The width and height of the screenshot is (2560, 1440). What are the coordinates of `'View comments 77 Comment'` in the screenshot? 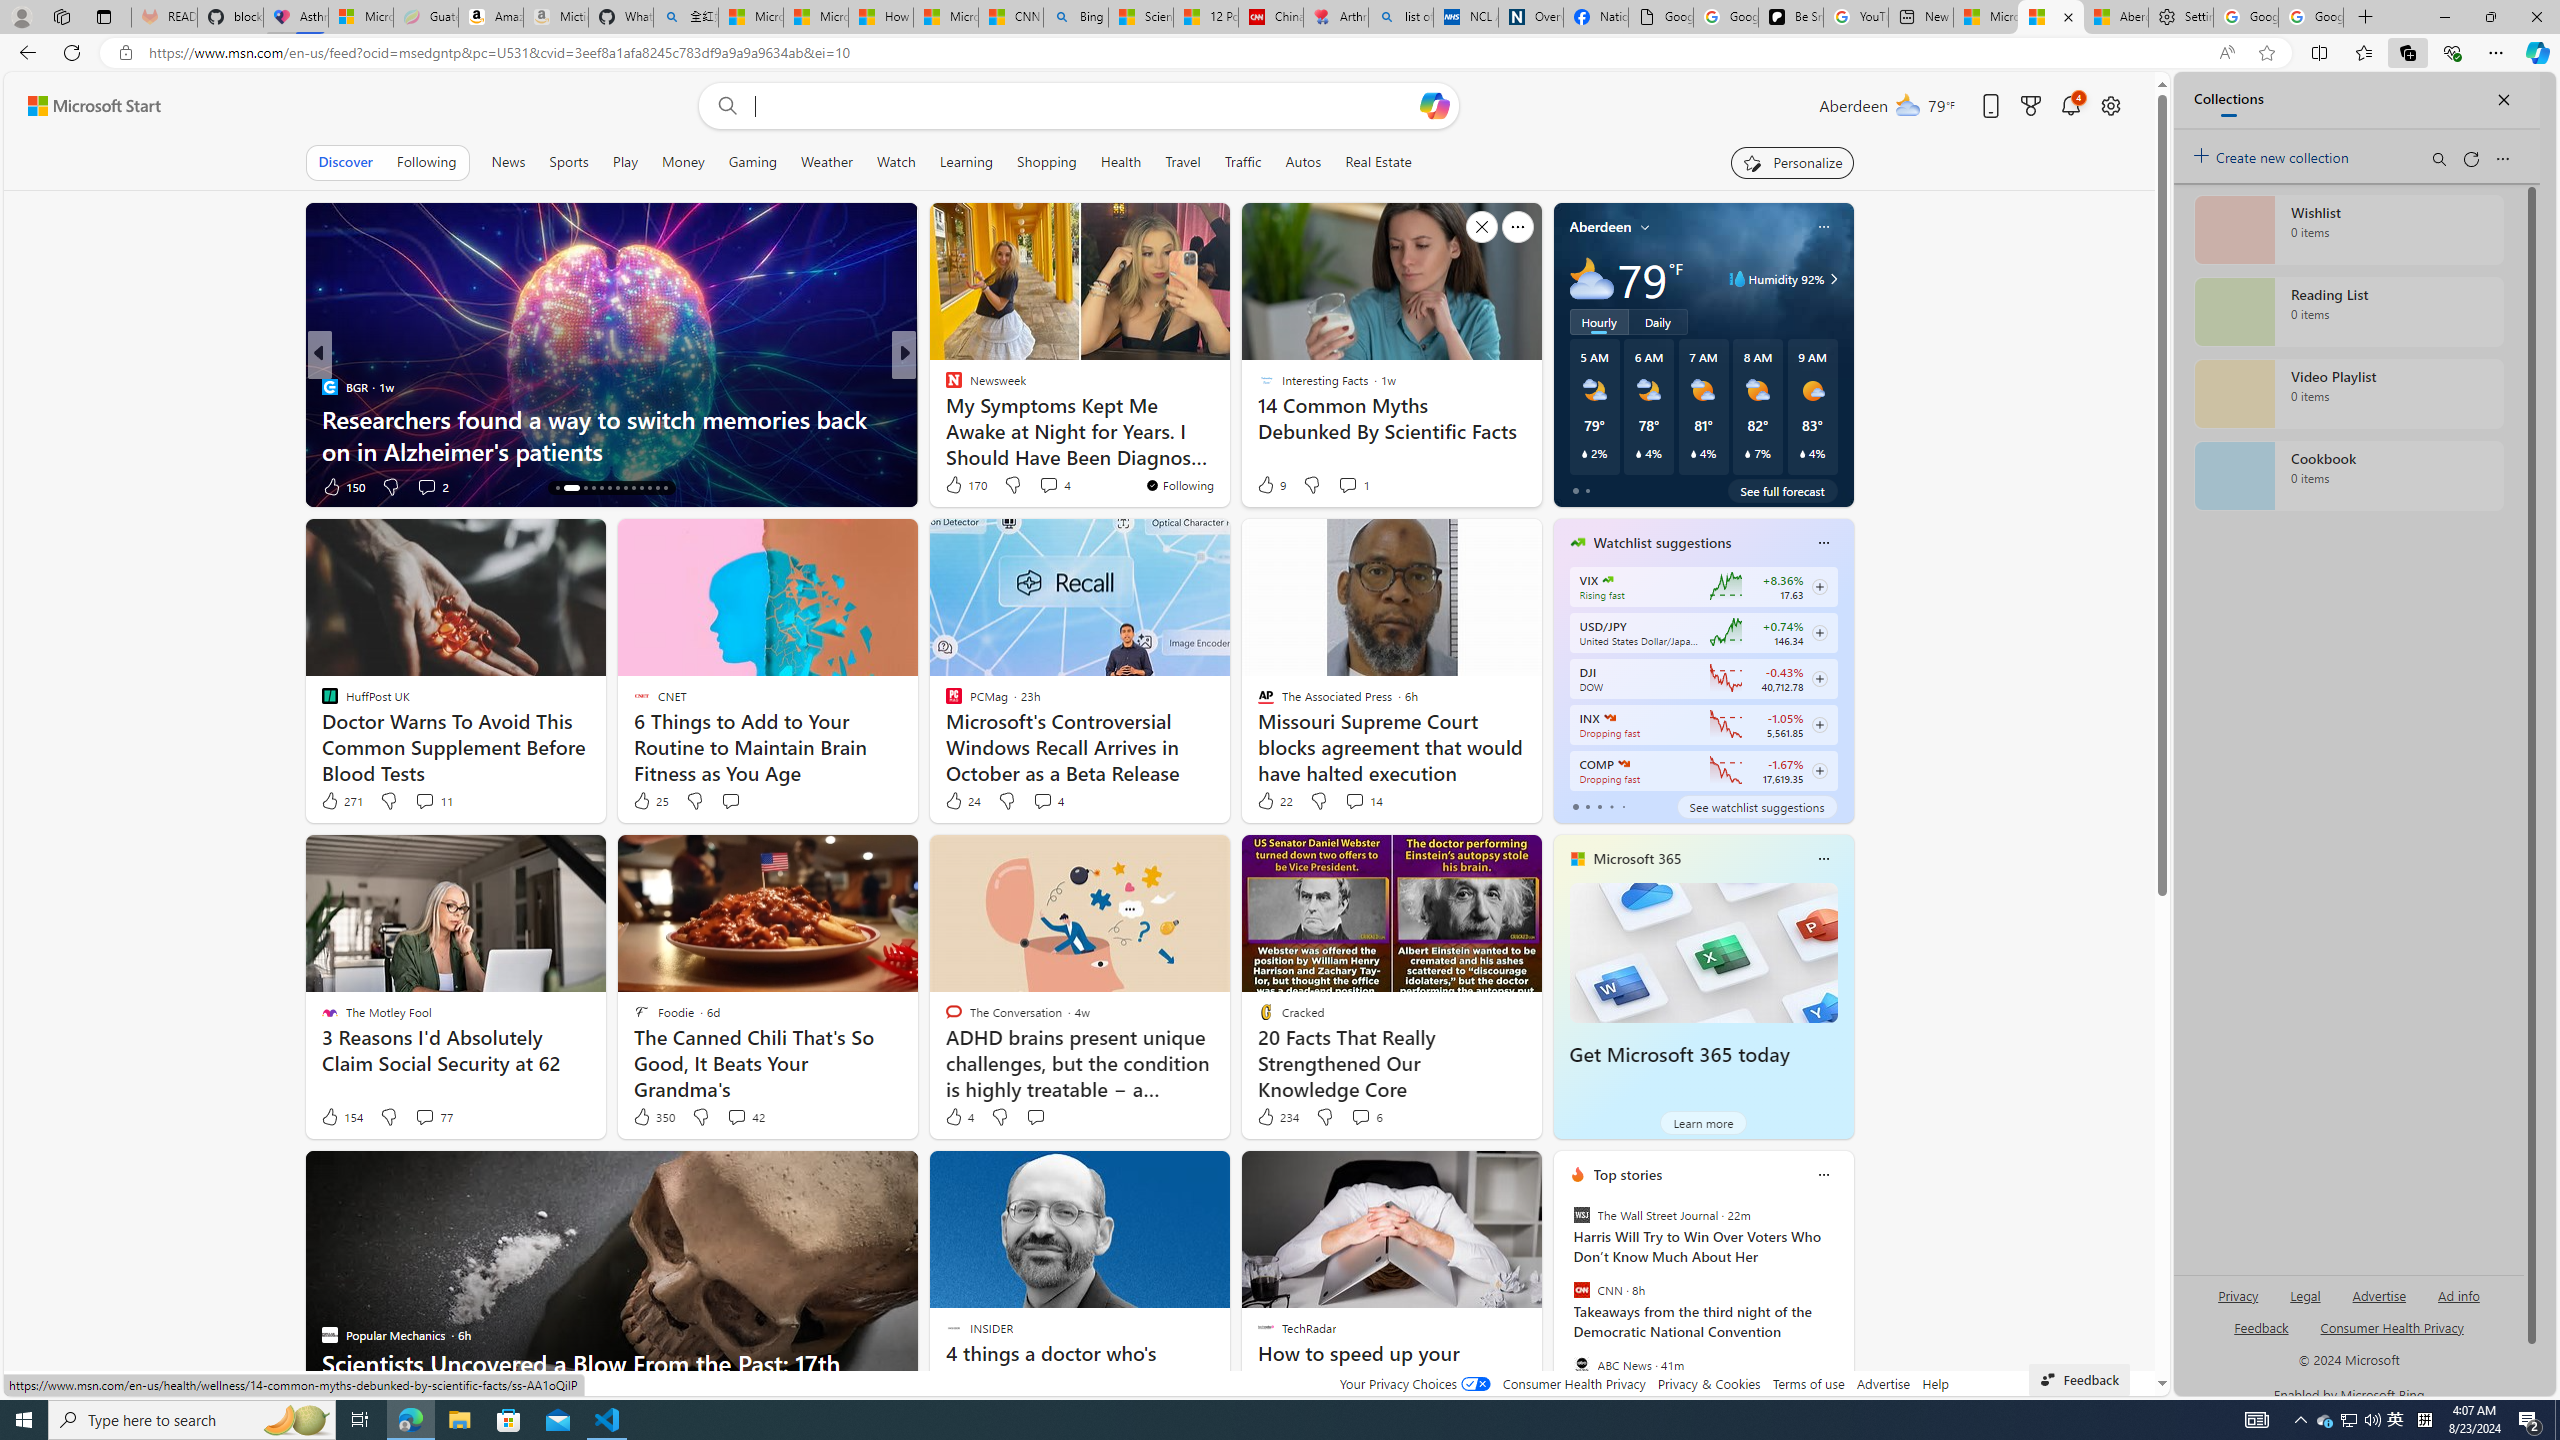 It's located at (432, 1115).